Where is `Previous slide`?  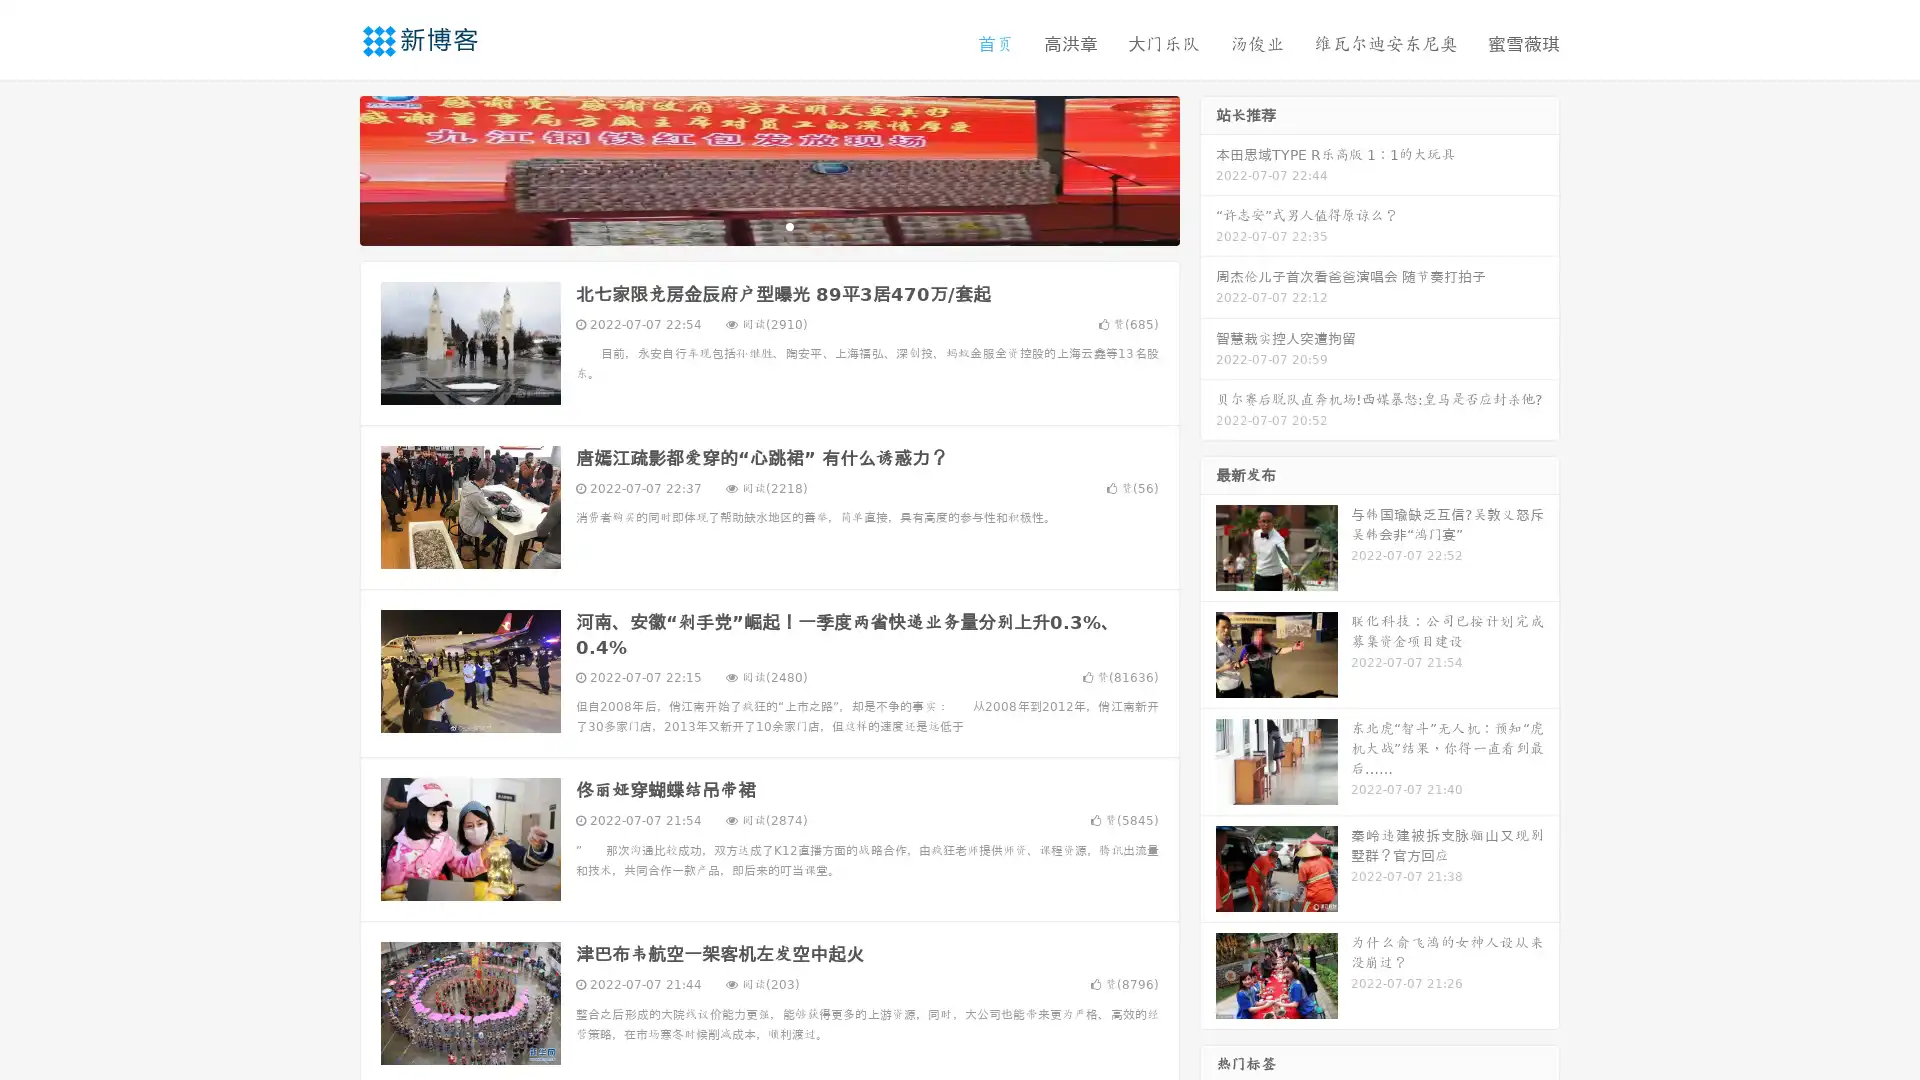
Previous slide is located at coordinates (330, 168).